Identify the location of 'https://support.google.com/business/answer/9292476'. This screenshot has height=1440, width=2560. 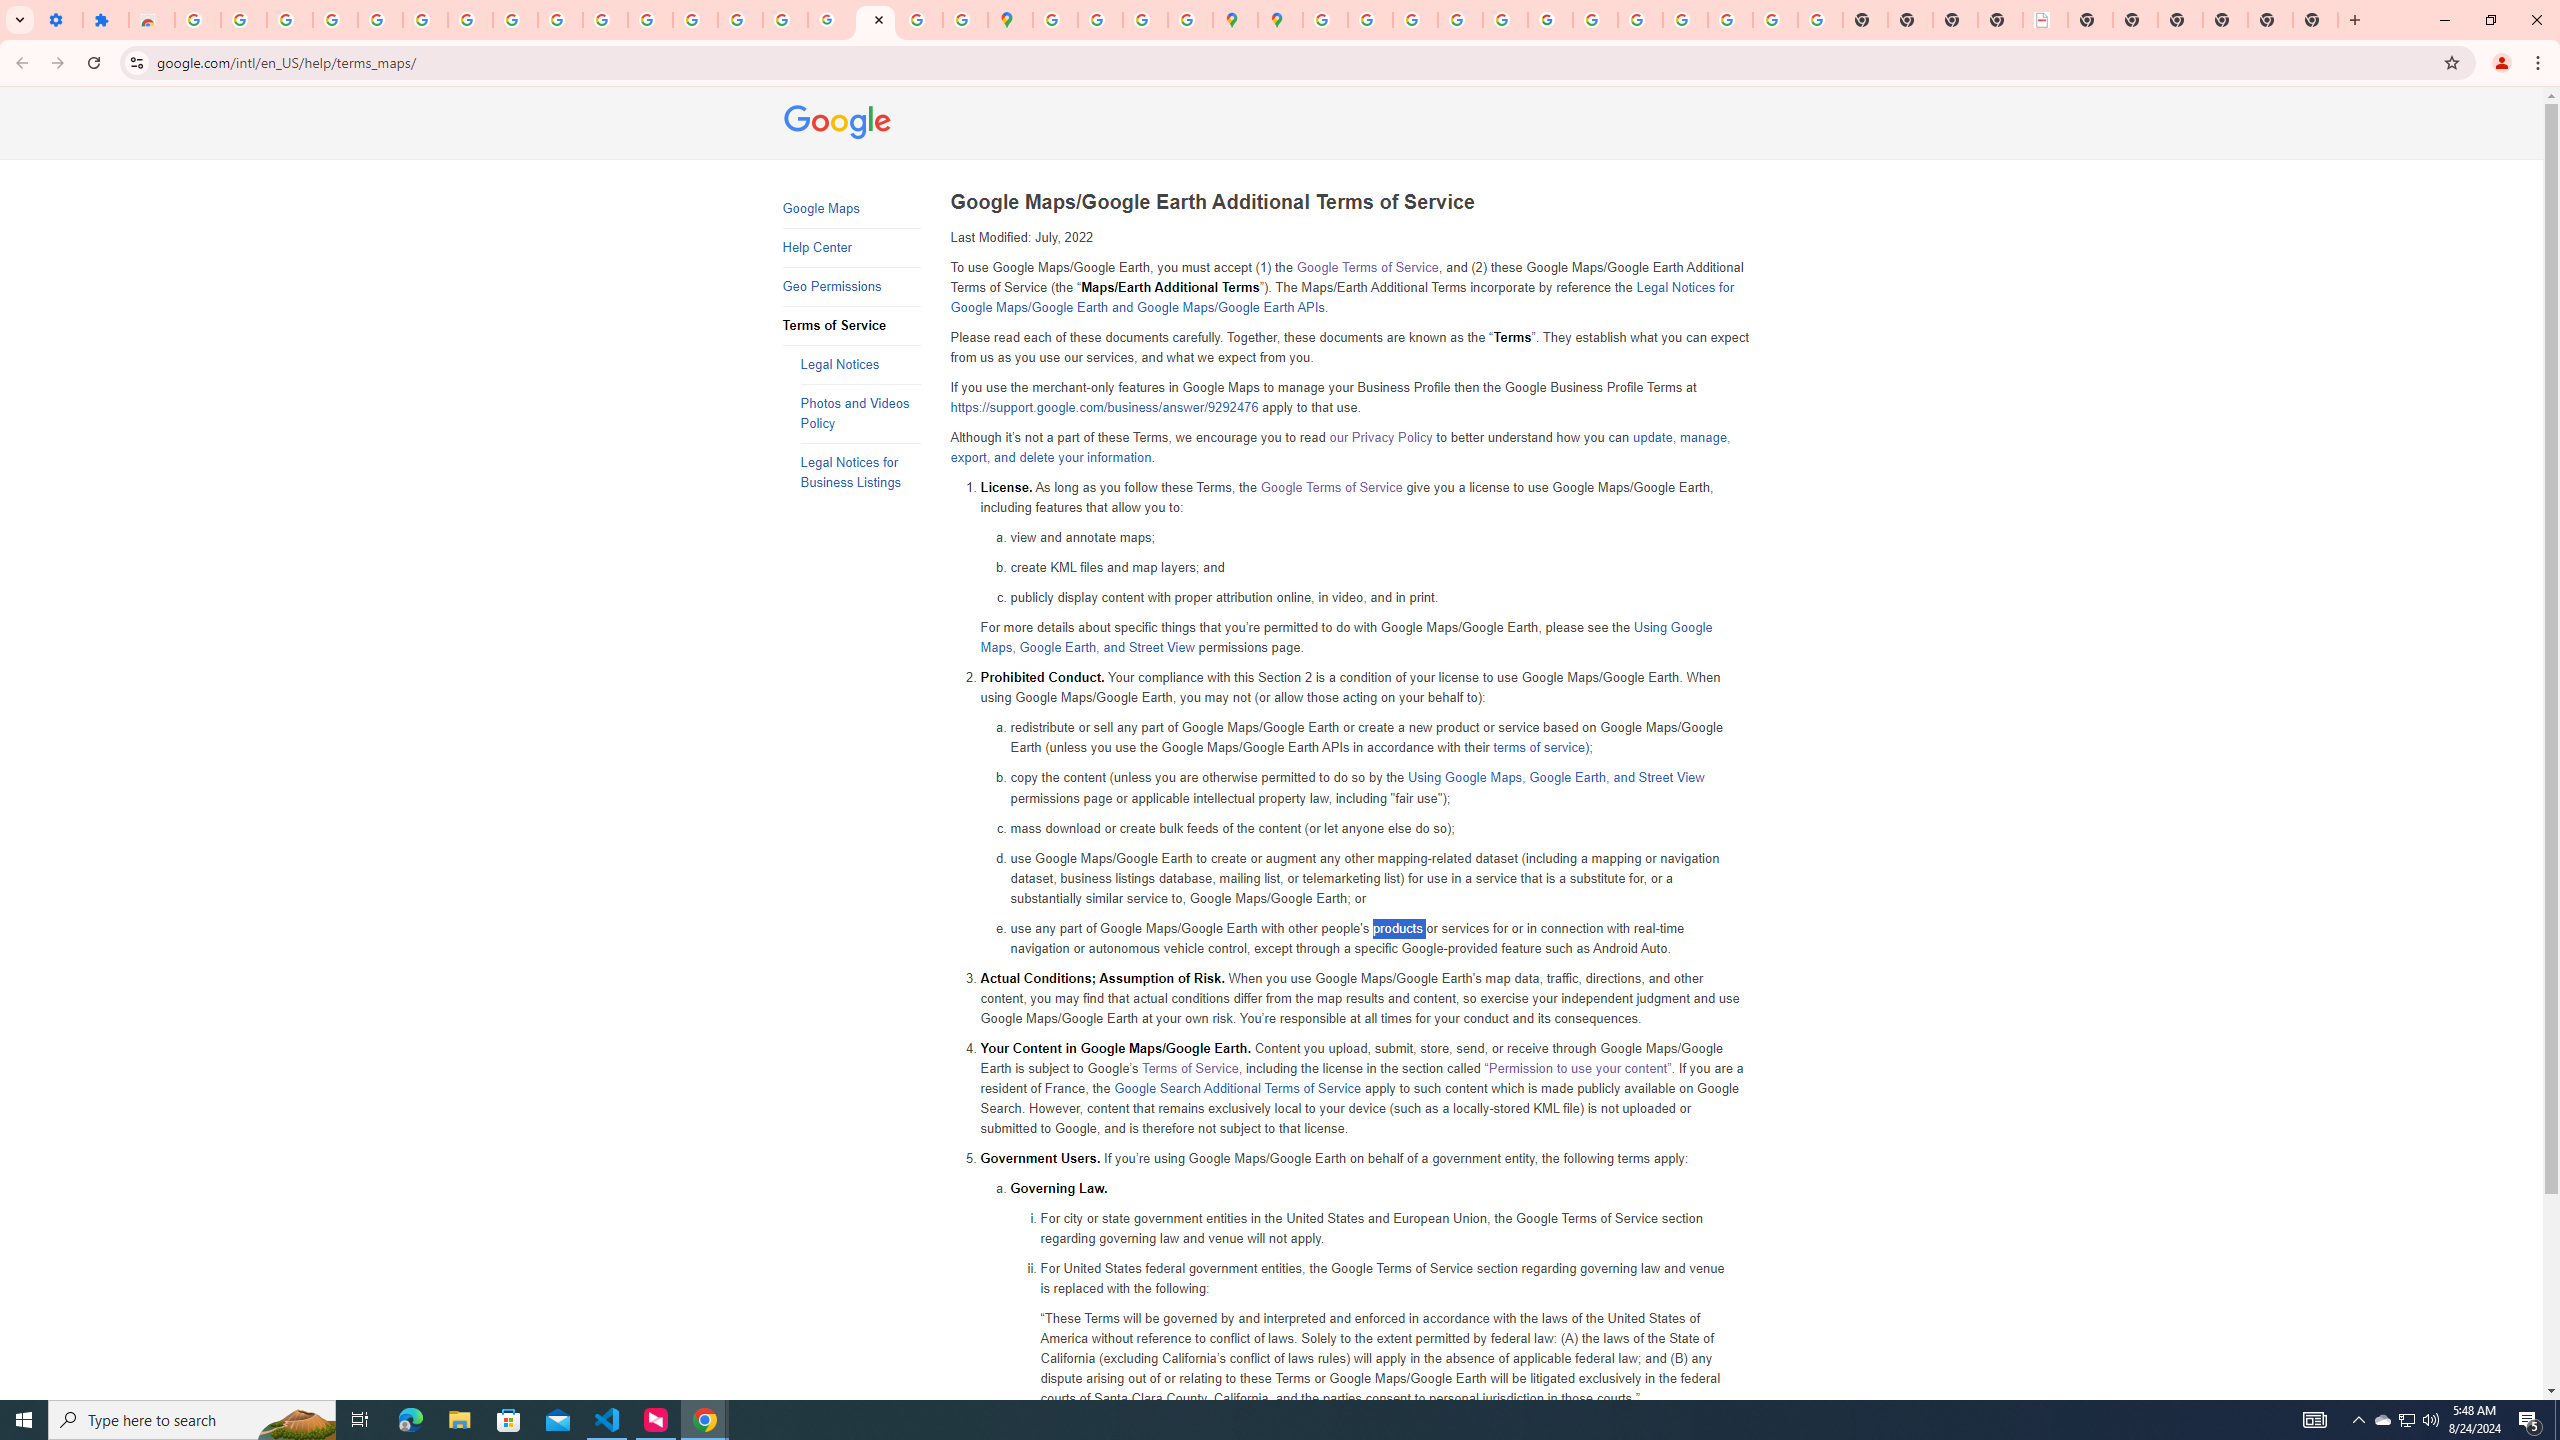
(1104, 407).